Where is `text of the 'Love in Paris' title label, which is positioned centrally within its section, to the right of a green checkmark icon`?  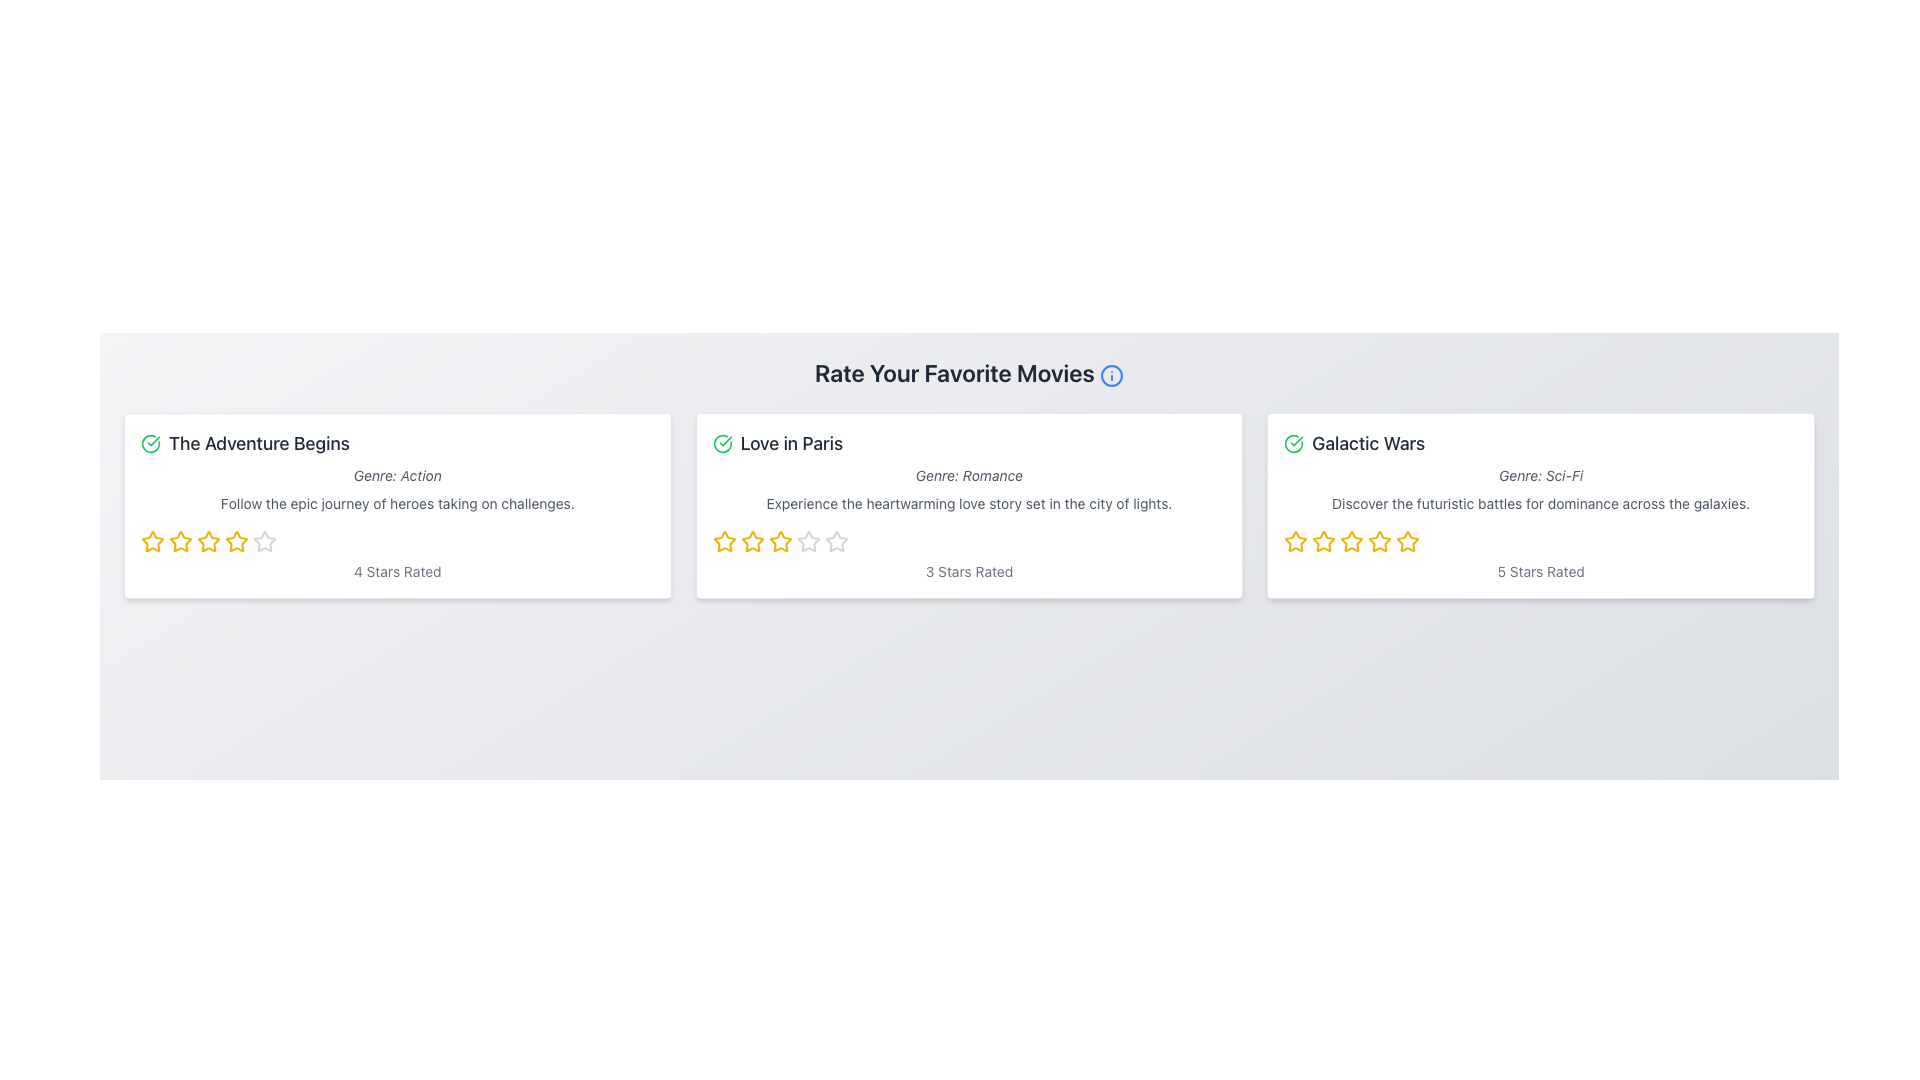 text of the 'Love in Paris' title label, which is positioned centrally within its section, to the right of a green checkmark icon is located at coordinates (790, 442).